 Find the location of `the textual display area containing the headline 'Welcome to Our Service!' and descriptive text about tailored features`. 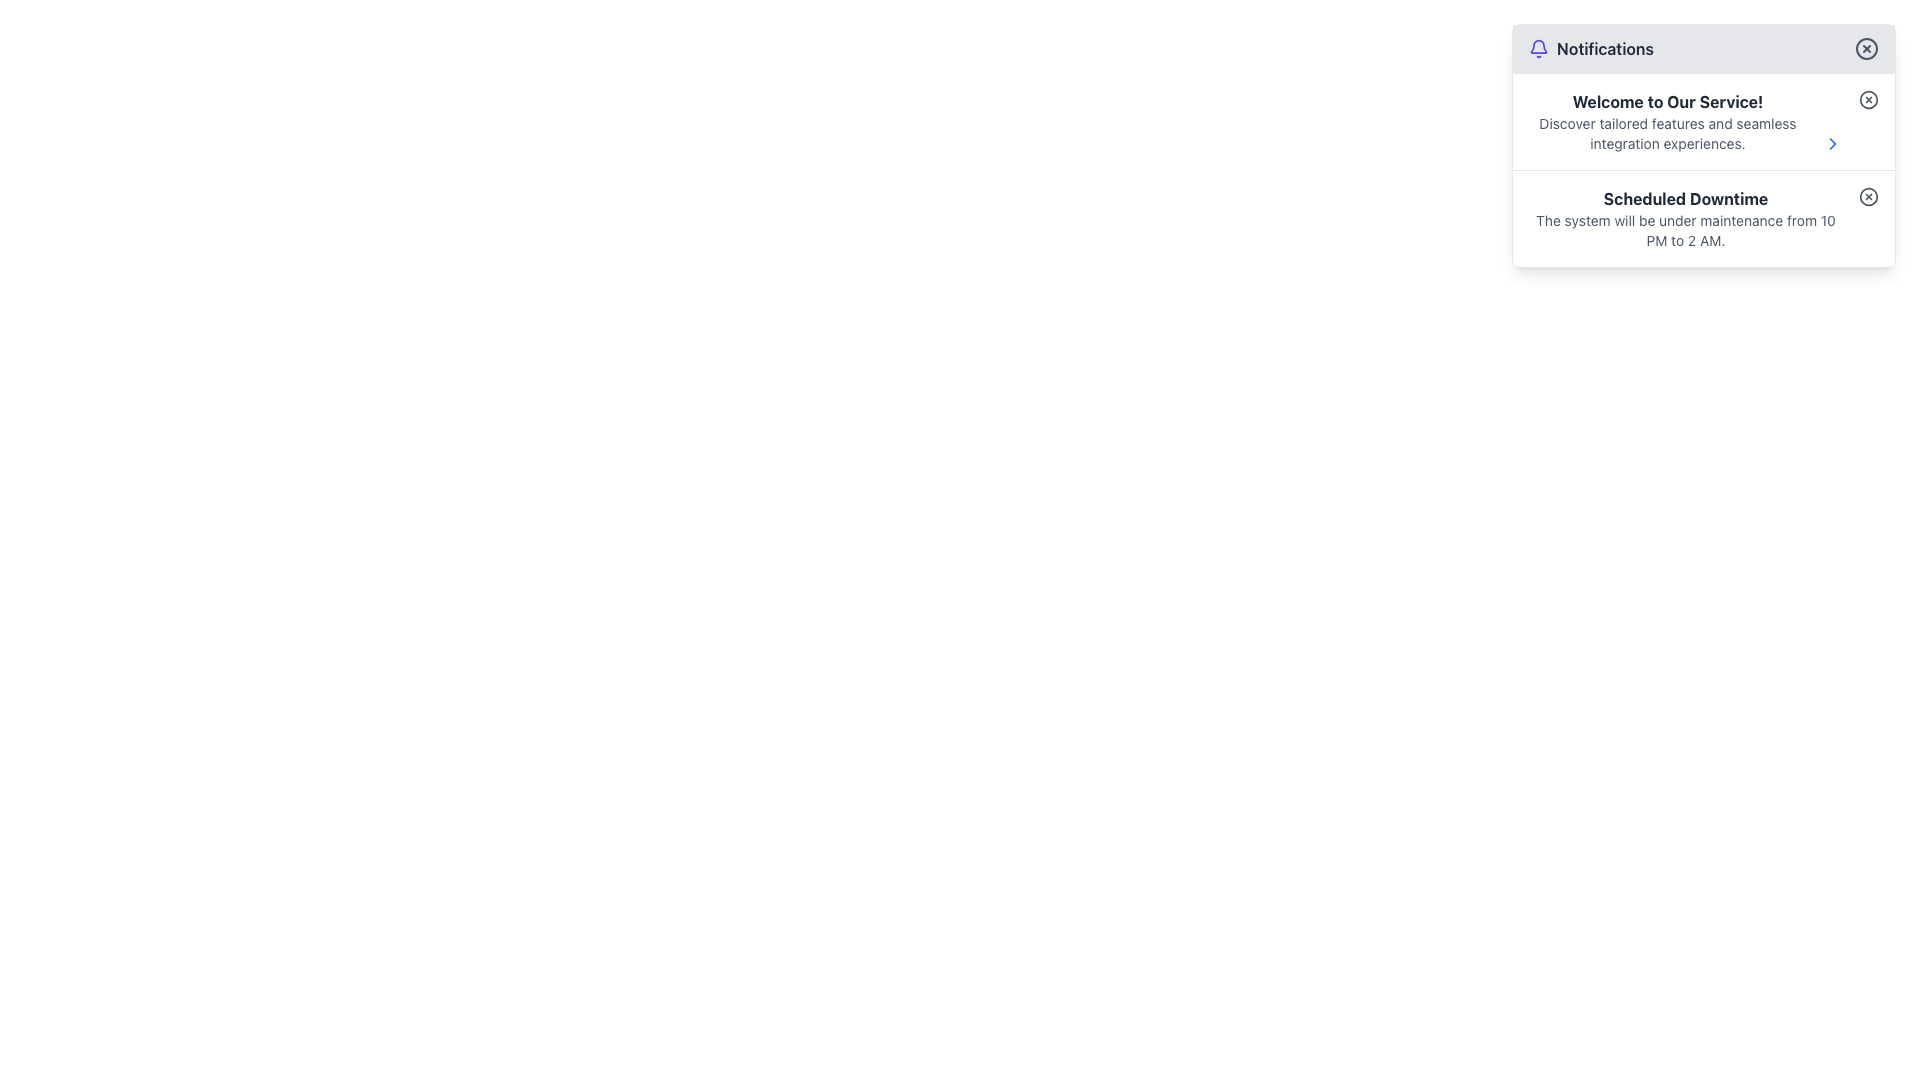

the textual display area containing the headline 'Welcome to Our Service!' and descriptive text about tailored features is located at coordinates (1668, 122).